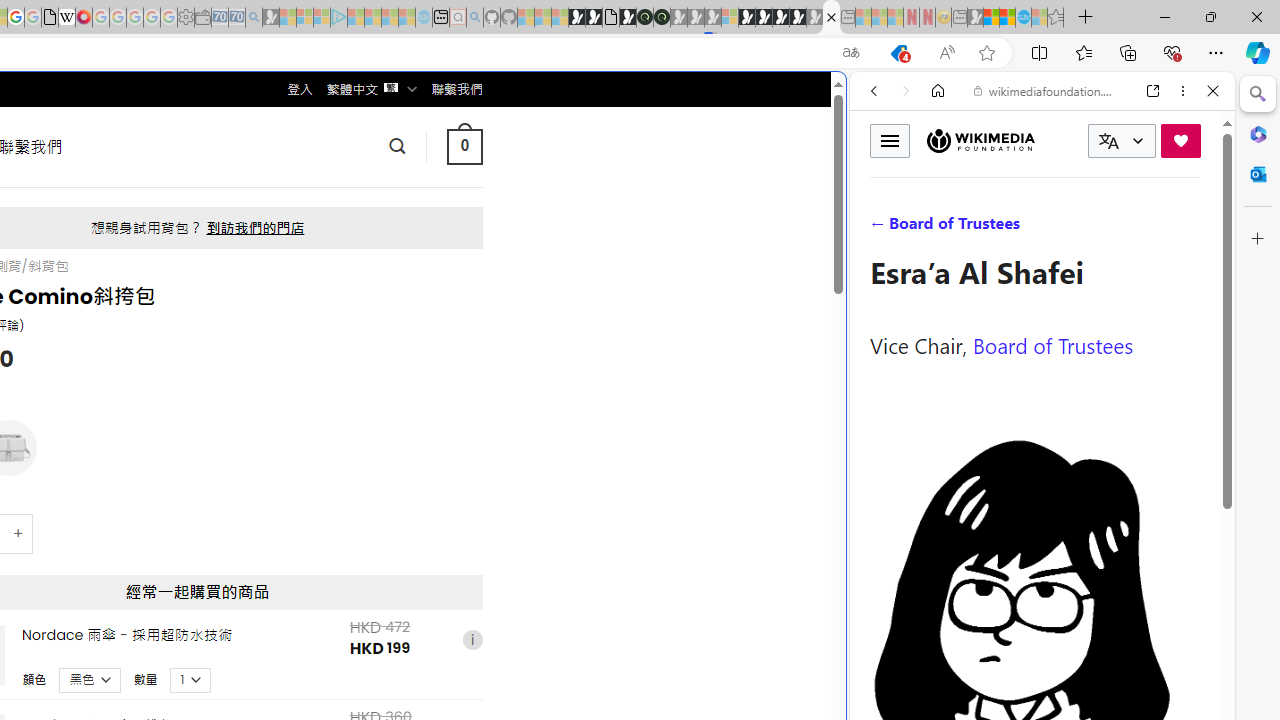  What do you see at coordinates (592, 17) in the screenshot?
I see `'Play Zoo Boom in your browser | Games from Microsoft Start'` at bounding box center [592, 17].